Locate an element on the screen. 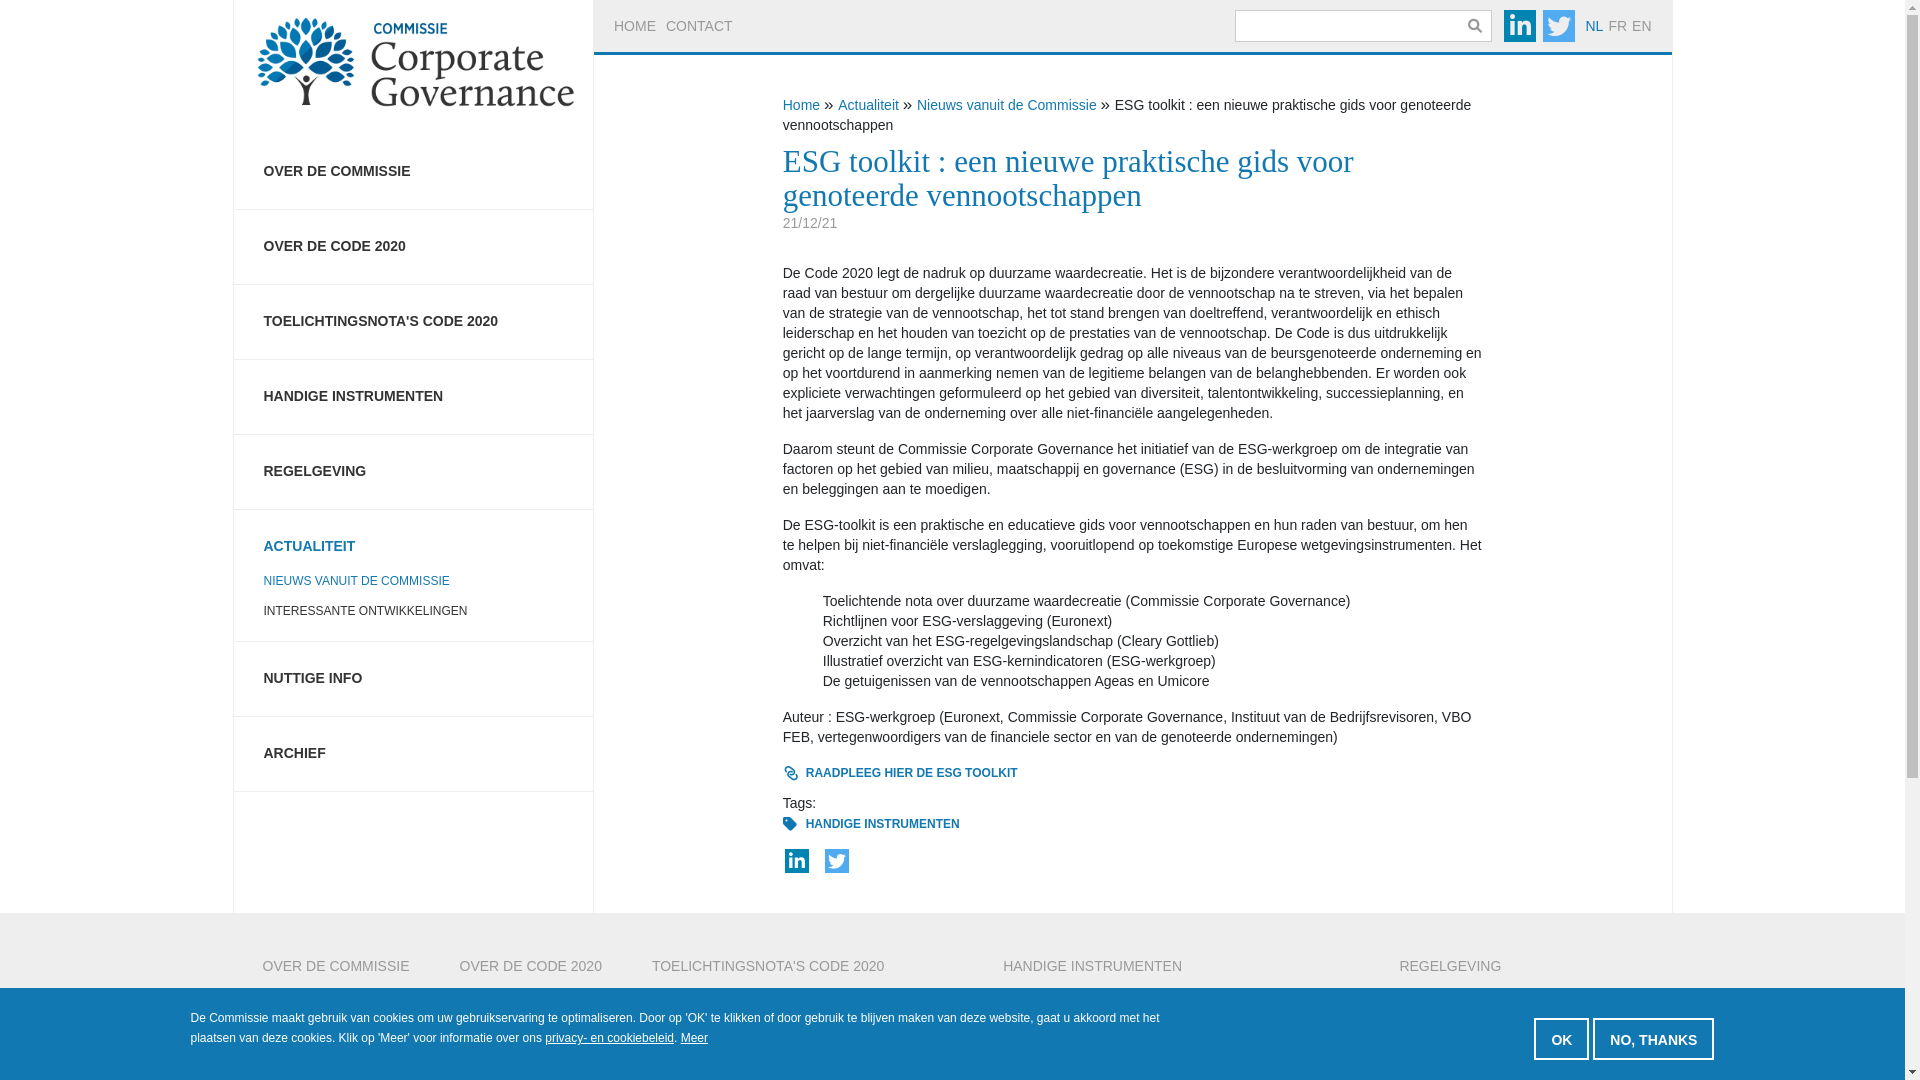 The width and height of the screenshot is (1920, 1080). 'TOELICHTINGSNOTA'S CODE 2020' is located at coordinates (412, 320).